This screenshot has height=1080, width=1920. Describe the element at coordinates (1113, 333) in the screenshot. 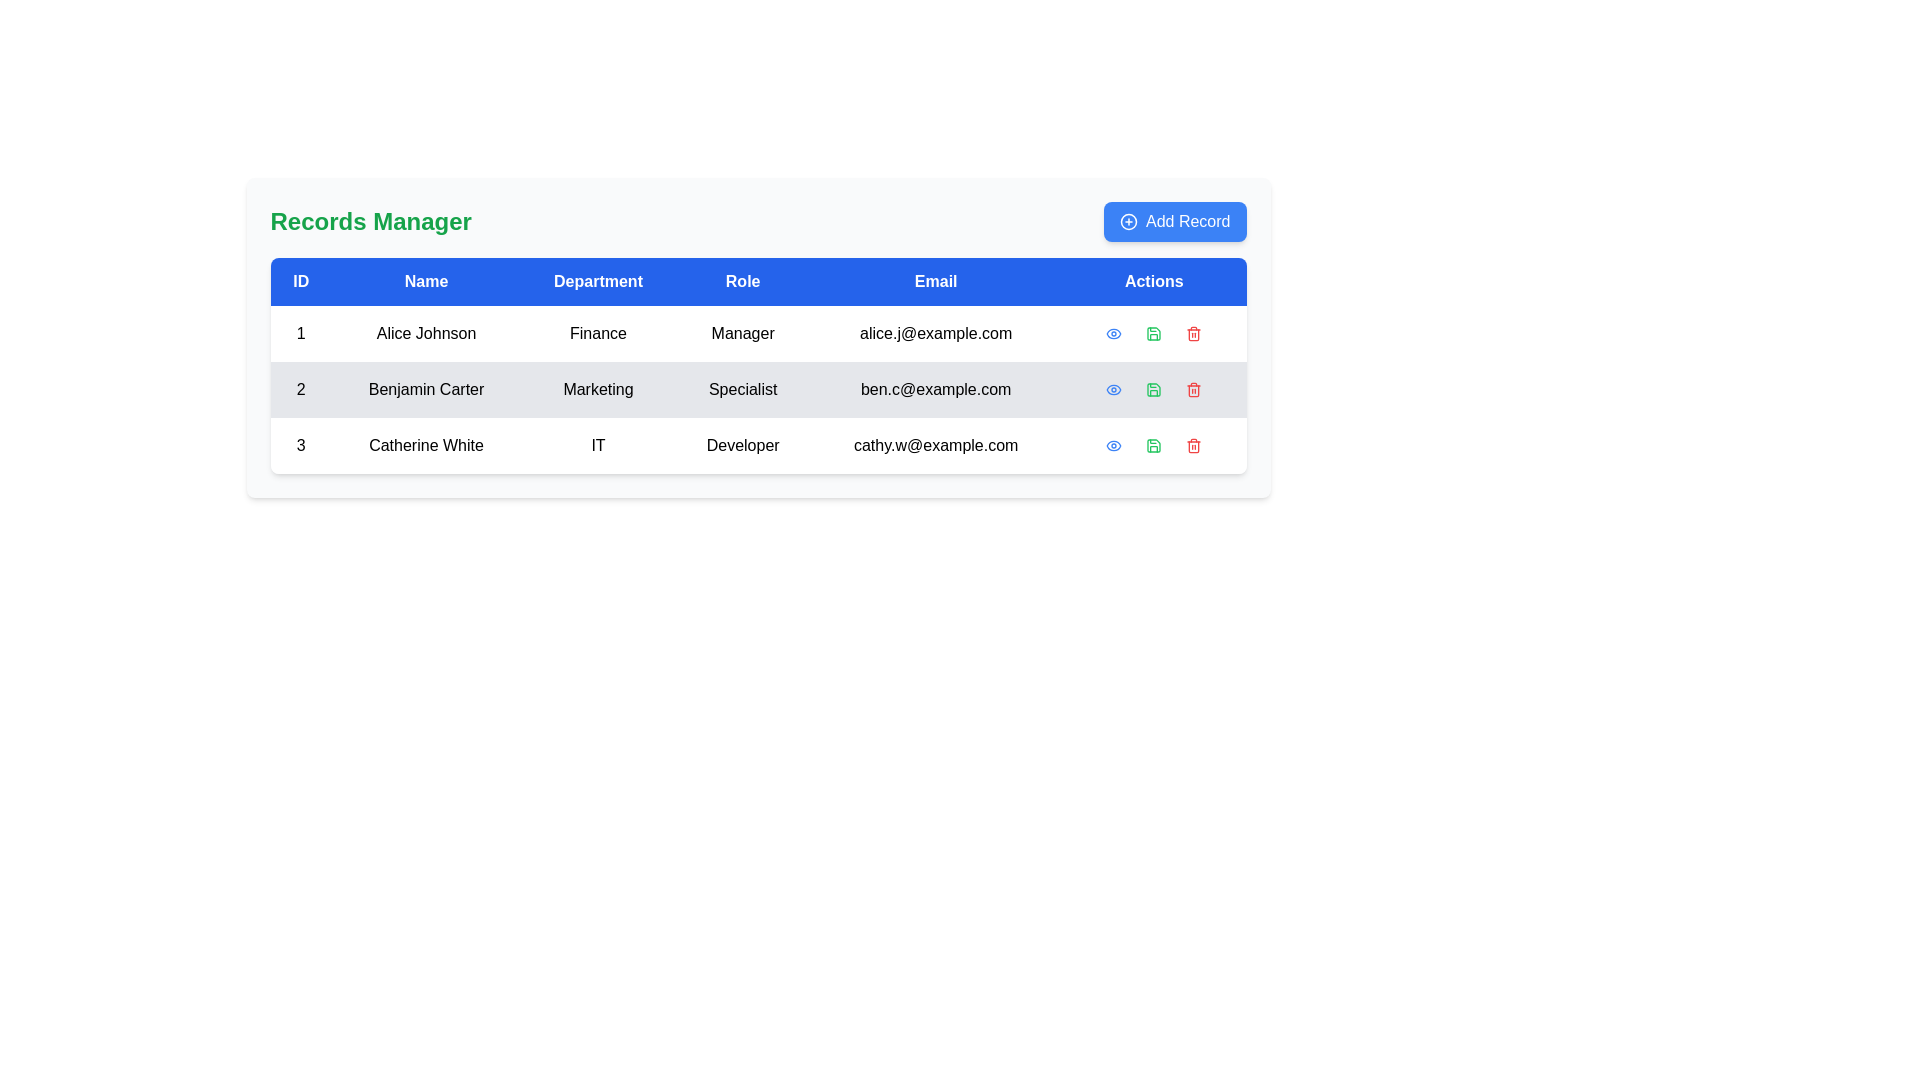

I see `the eye-shaped icon in the 'Actions' column of the second row` at that location.